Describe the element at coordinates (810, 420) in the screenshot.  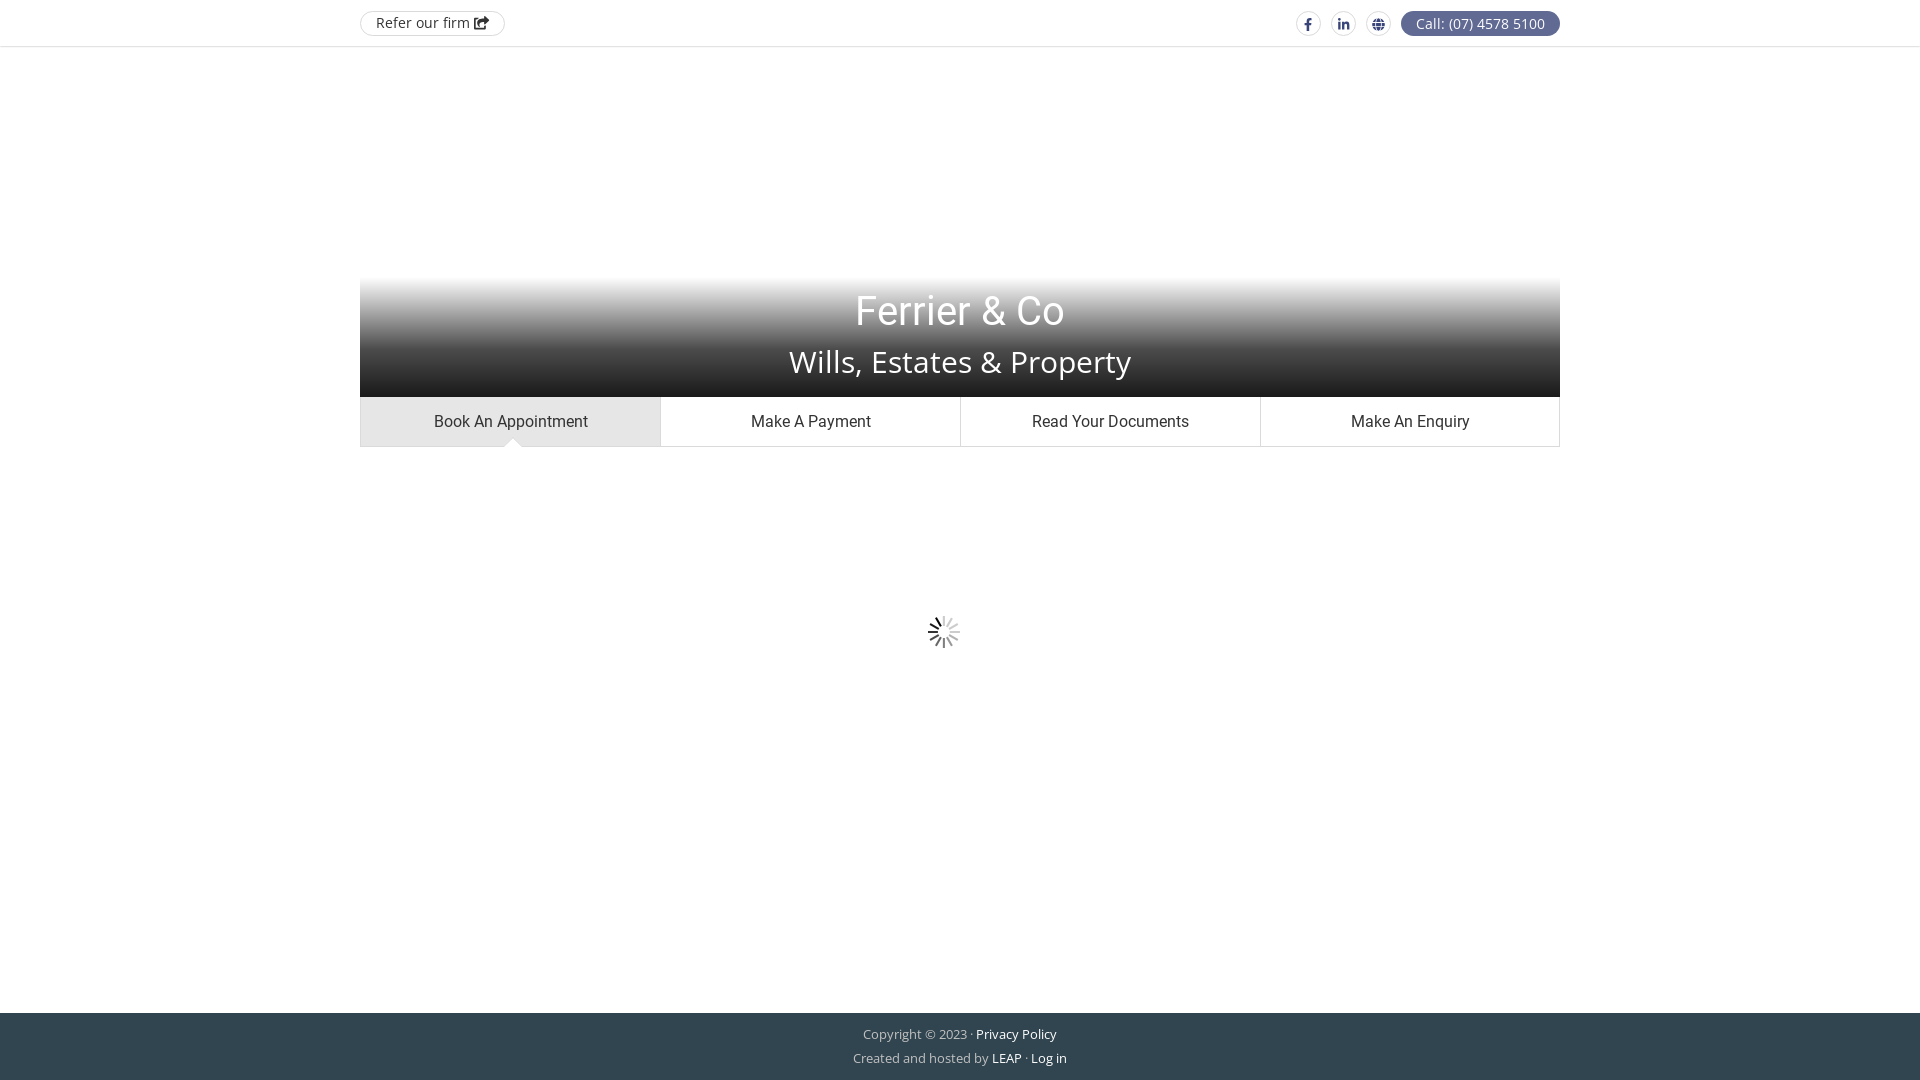
I see `'Make A Payment'` at that location.